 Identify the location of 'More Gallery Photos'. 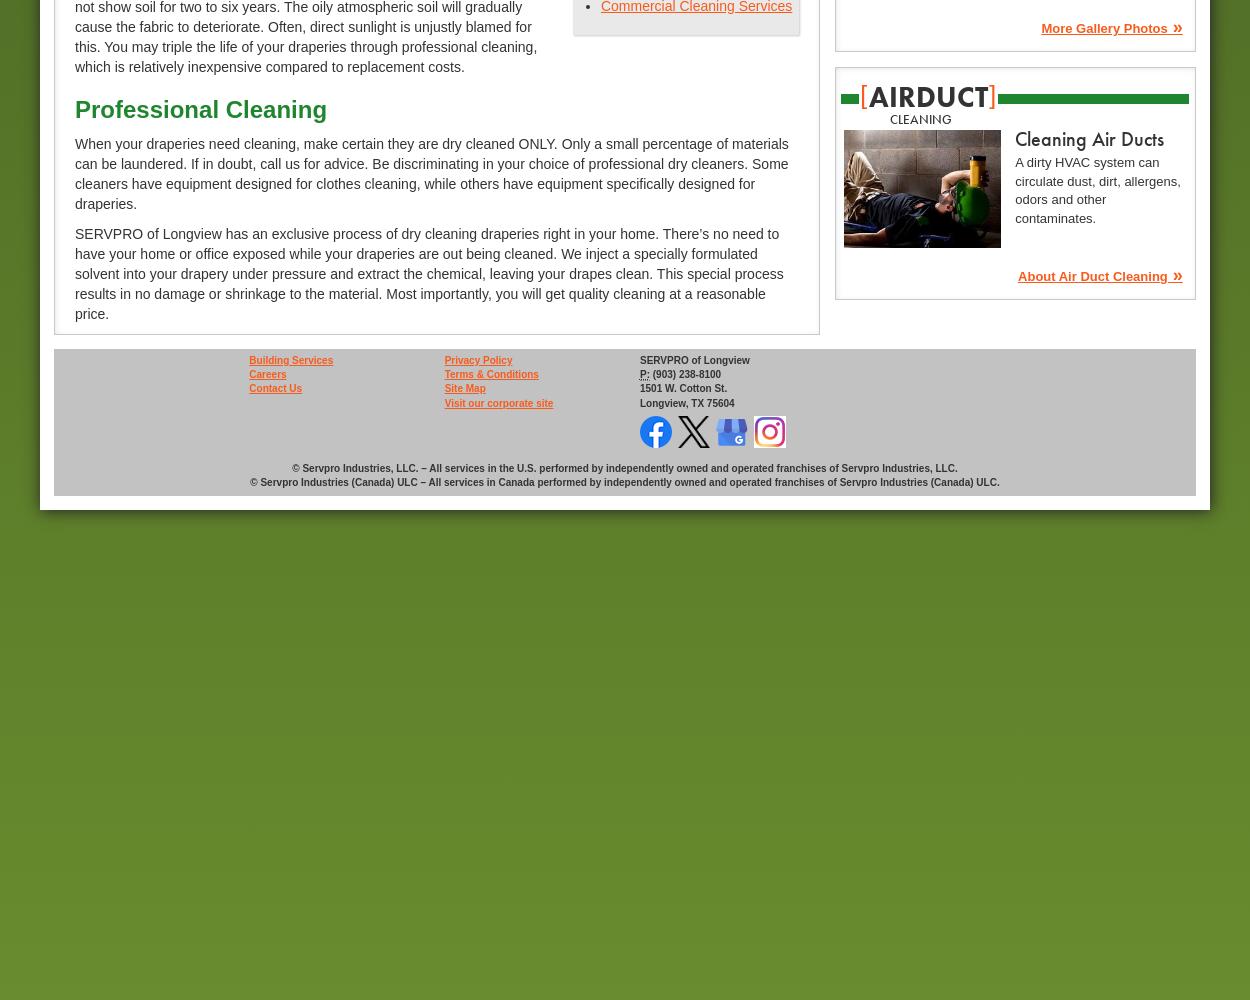
(1103, 27).